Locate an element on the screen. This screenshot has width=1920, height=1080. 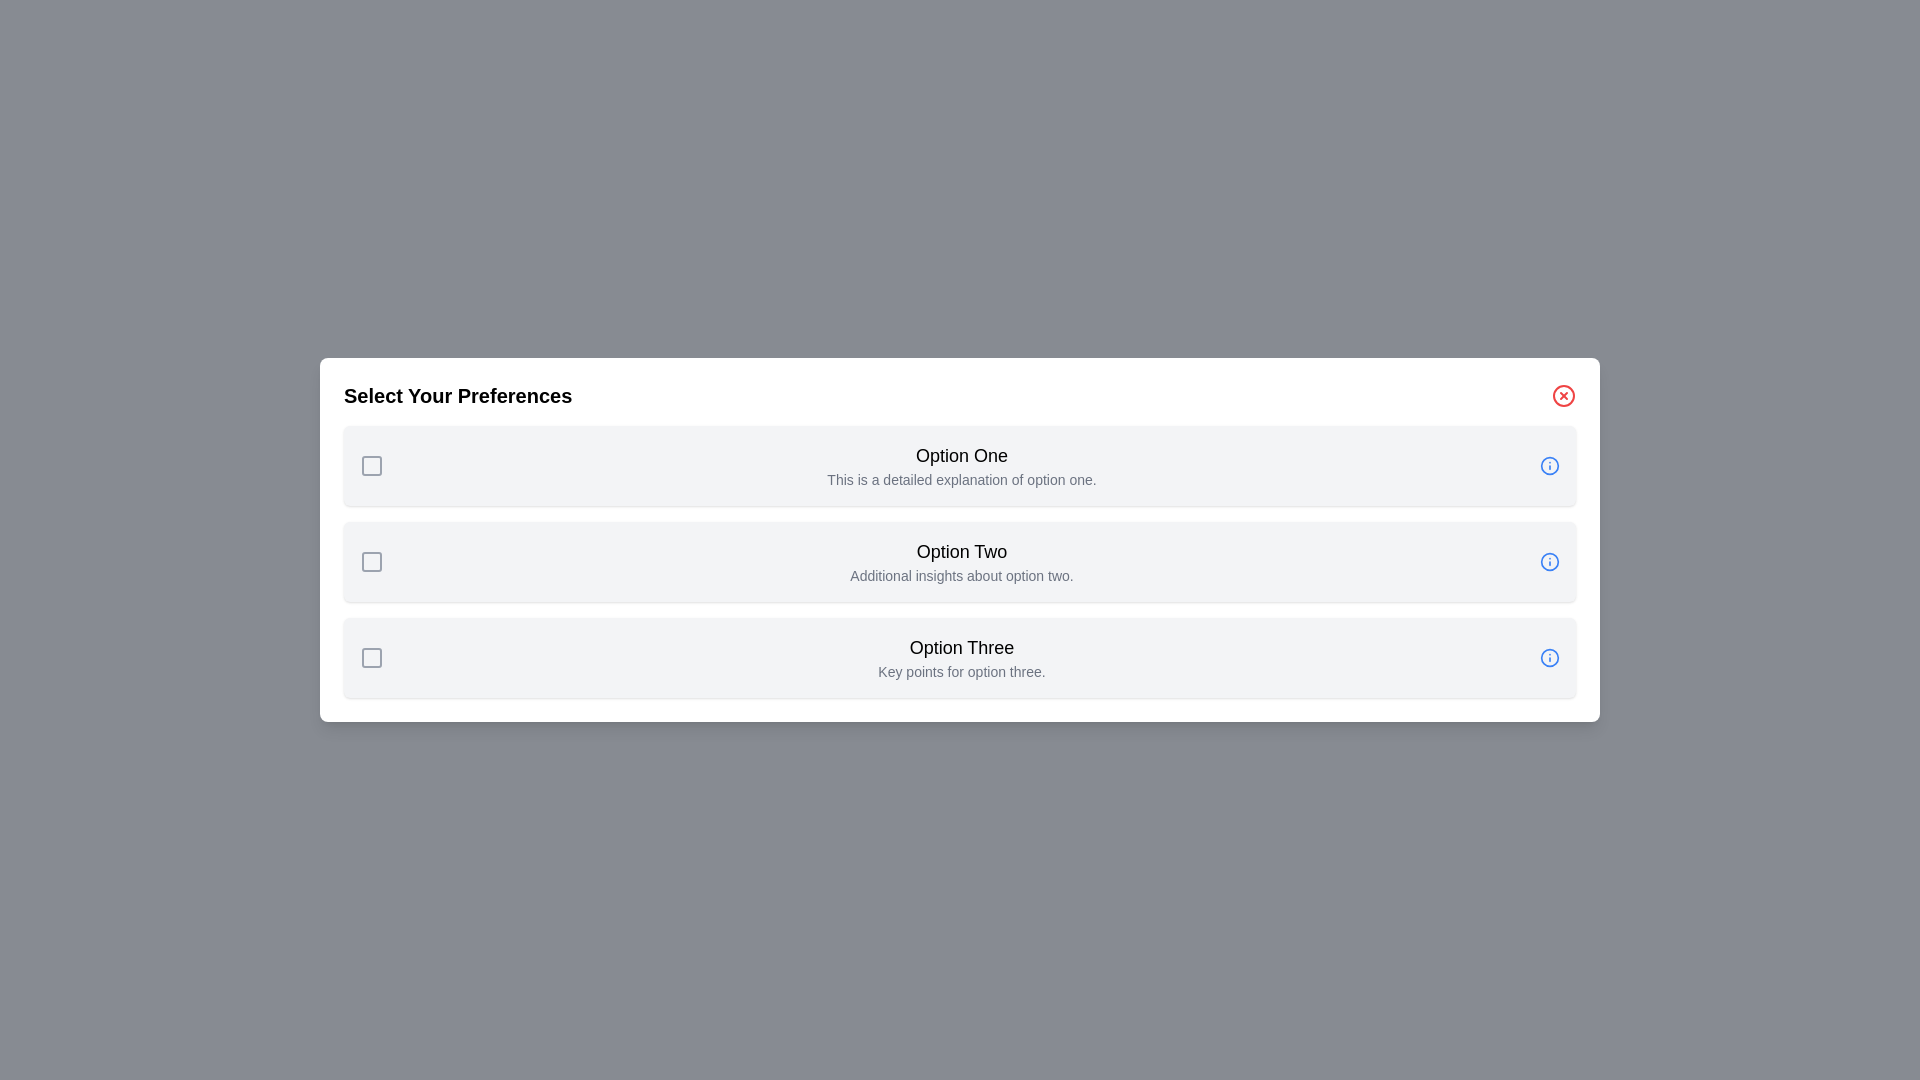
the close button represented by a vector graphic circle in the SVG to trigger the tooltip is located at coordinates (1563, 396).